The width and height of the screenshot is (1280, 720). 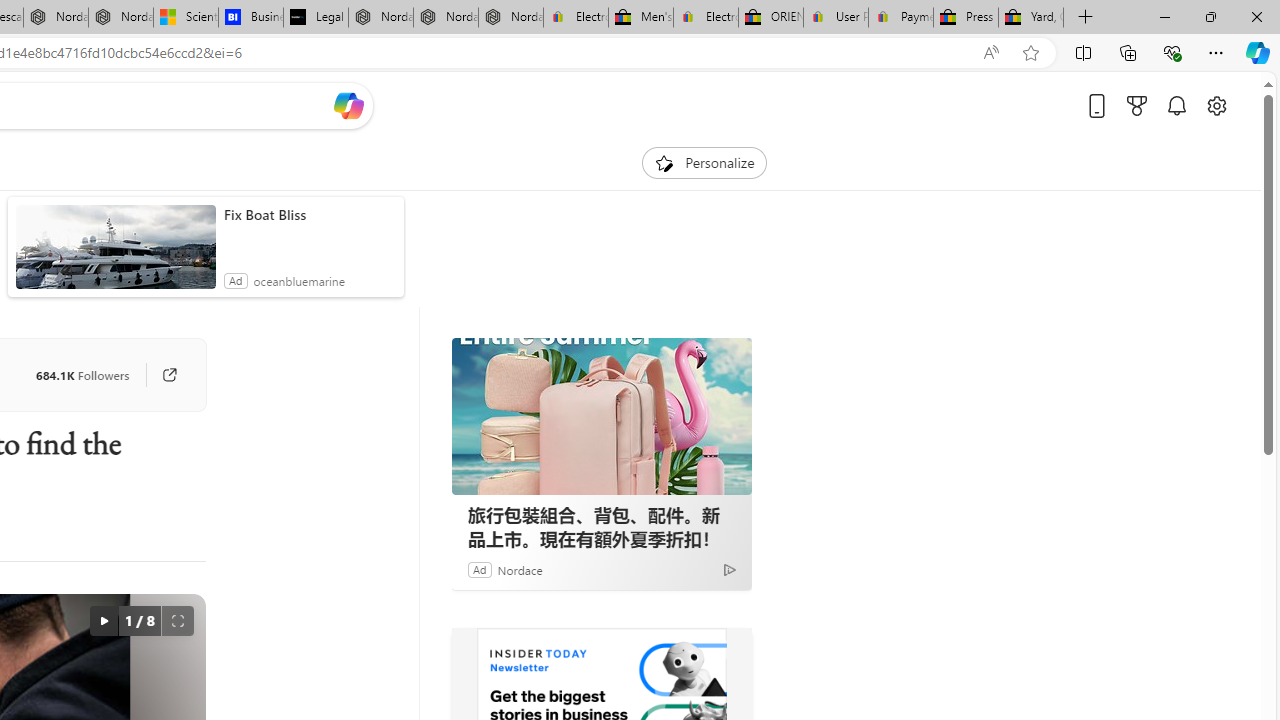 I want to click on 'Personalize', so click(x=704, y=162).